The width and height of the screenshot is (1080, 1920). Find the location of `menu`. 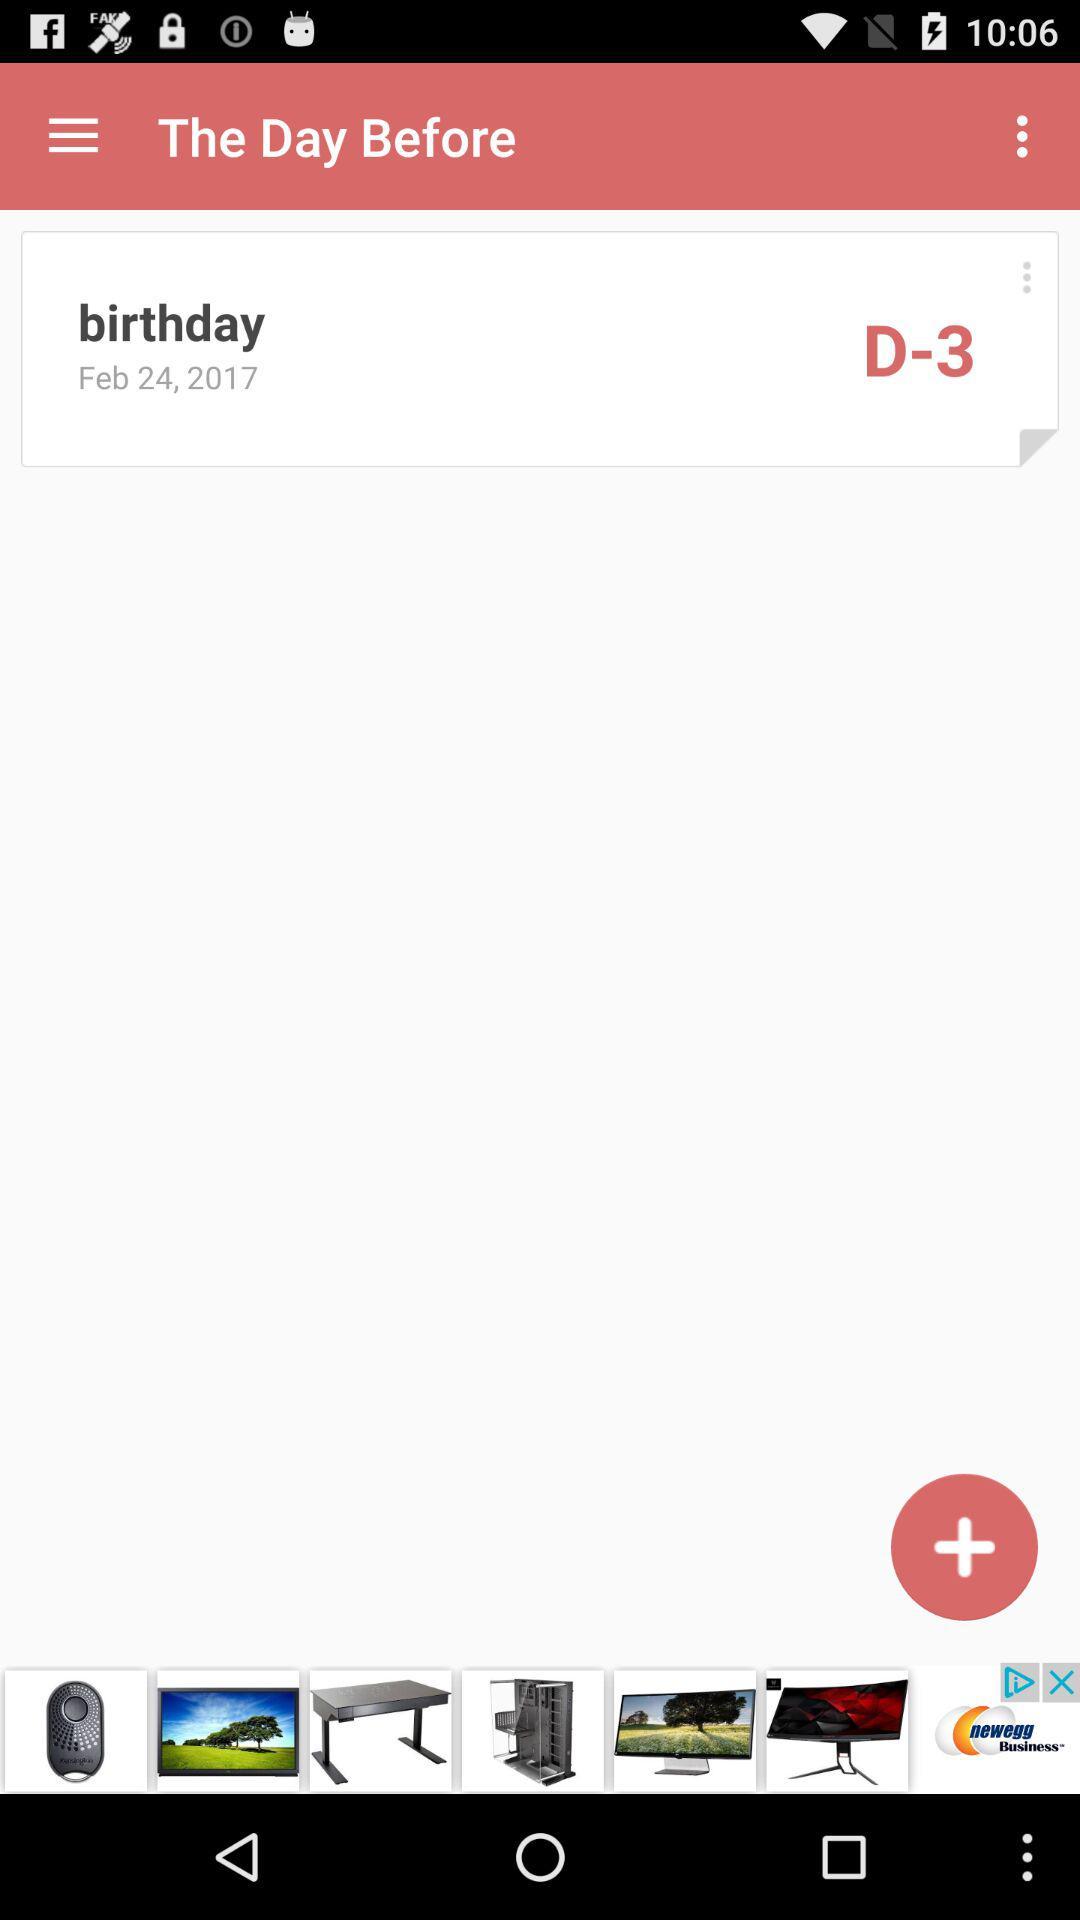

menu is located at coordinates (1026, 276).